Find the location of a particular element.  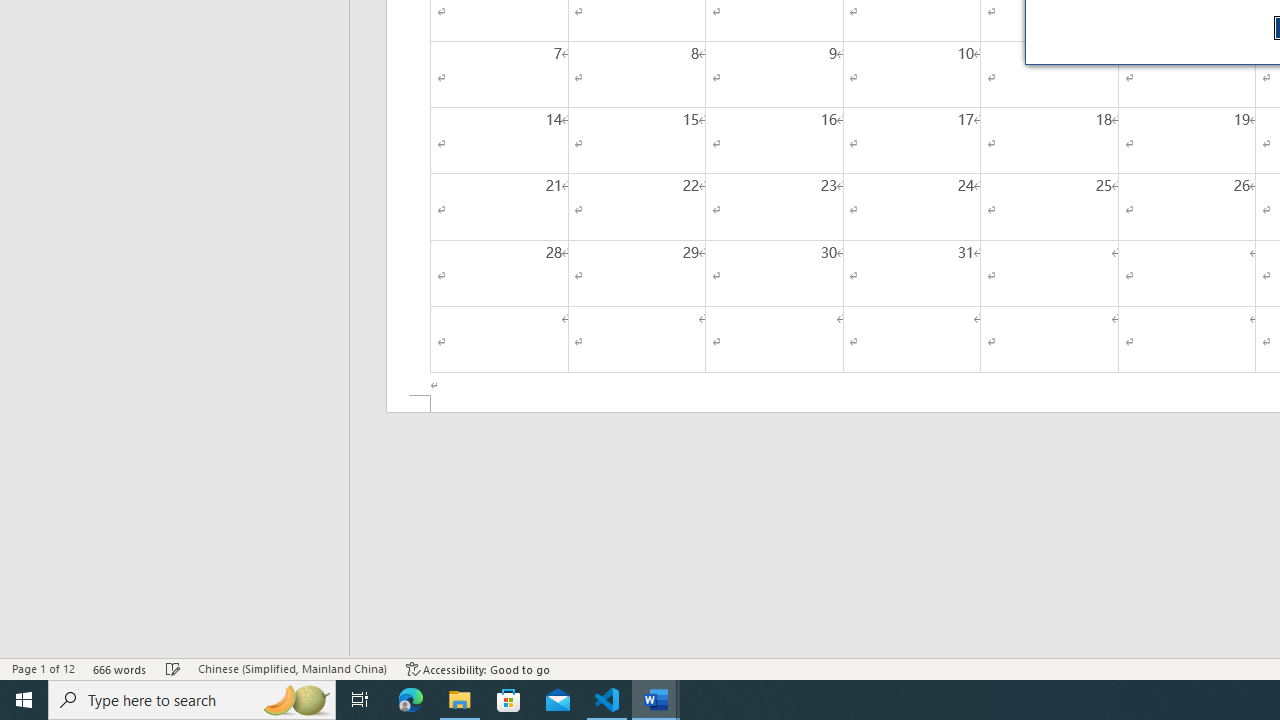

'Word - 2 running windows' is located at coordinates (656, 698).